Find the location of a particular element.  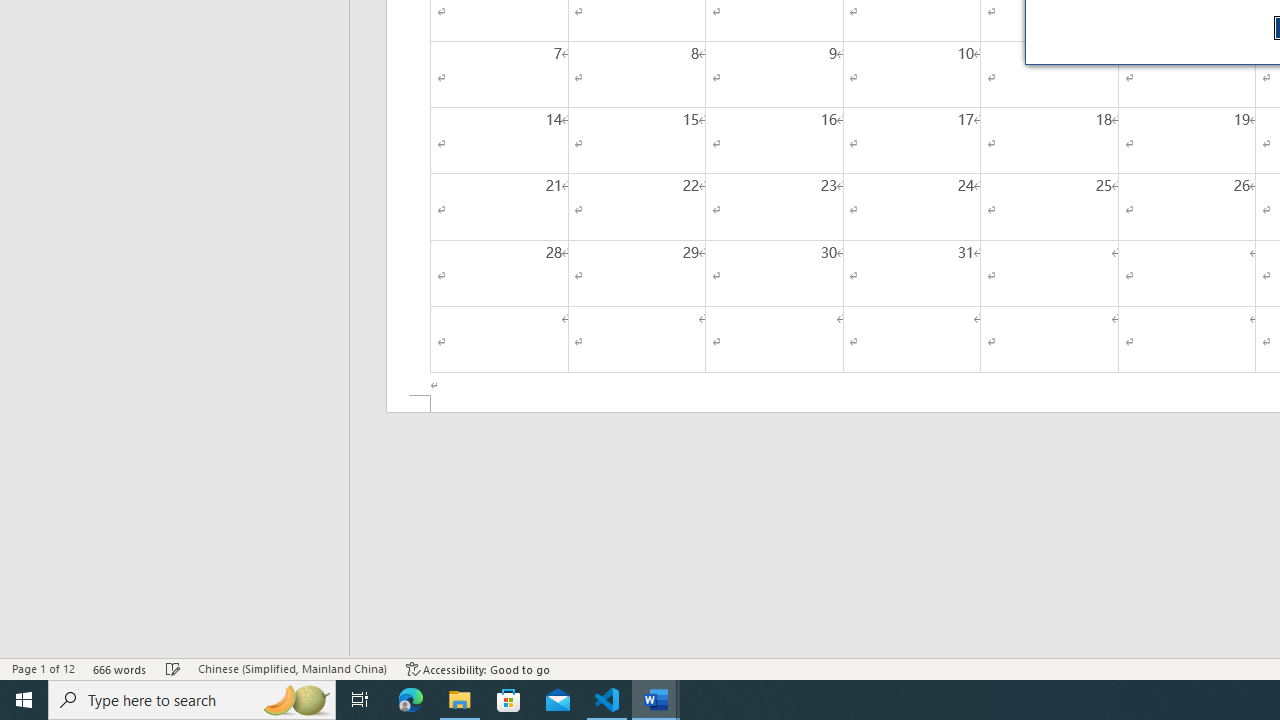

'Word - 2 running windows' is located at coordinates (656, 698).